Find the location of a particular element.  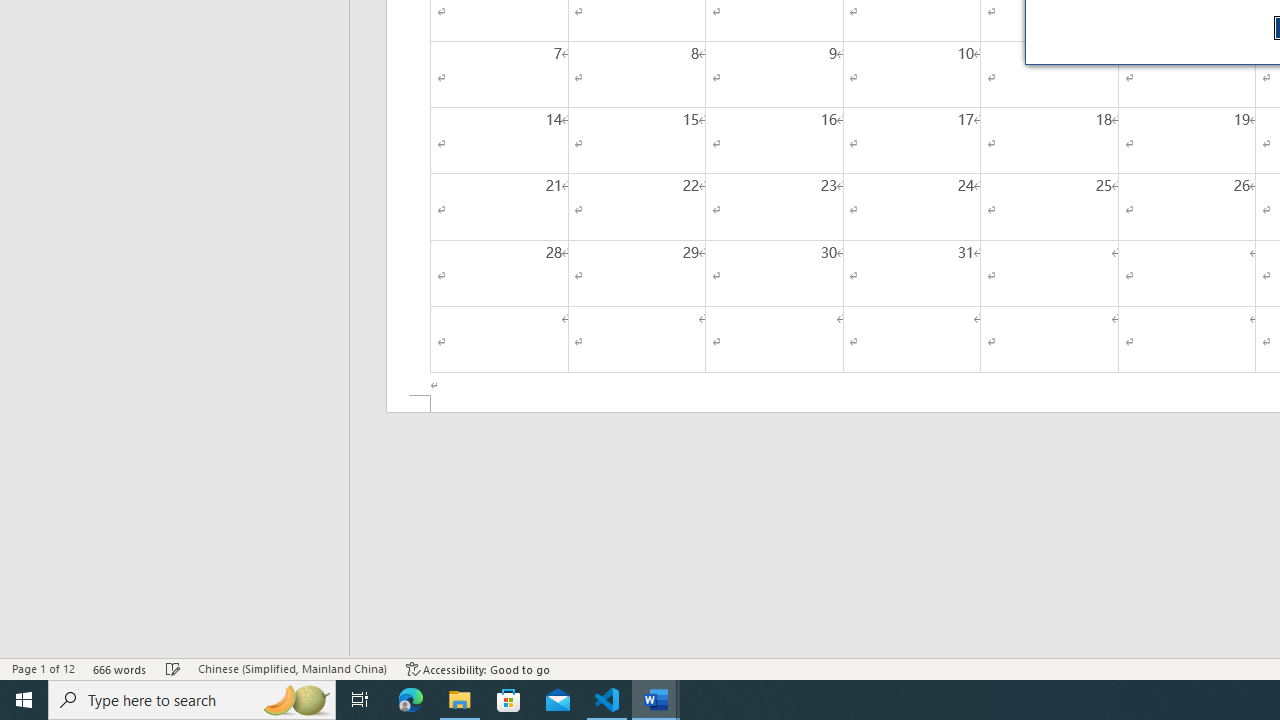

'Word - 2 running windows' is located at coordinates (656, 698).